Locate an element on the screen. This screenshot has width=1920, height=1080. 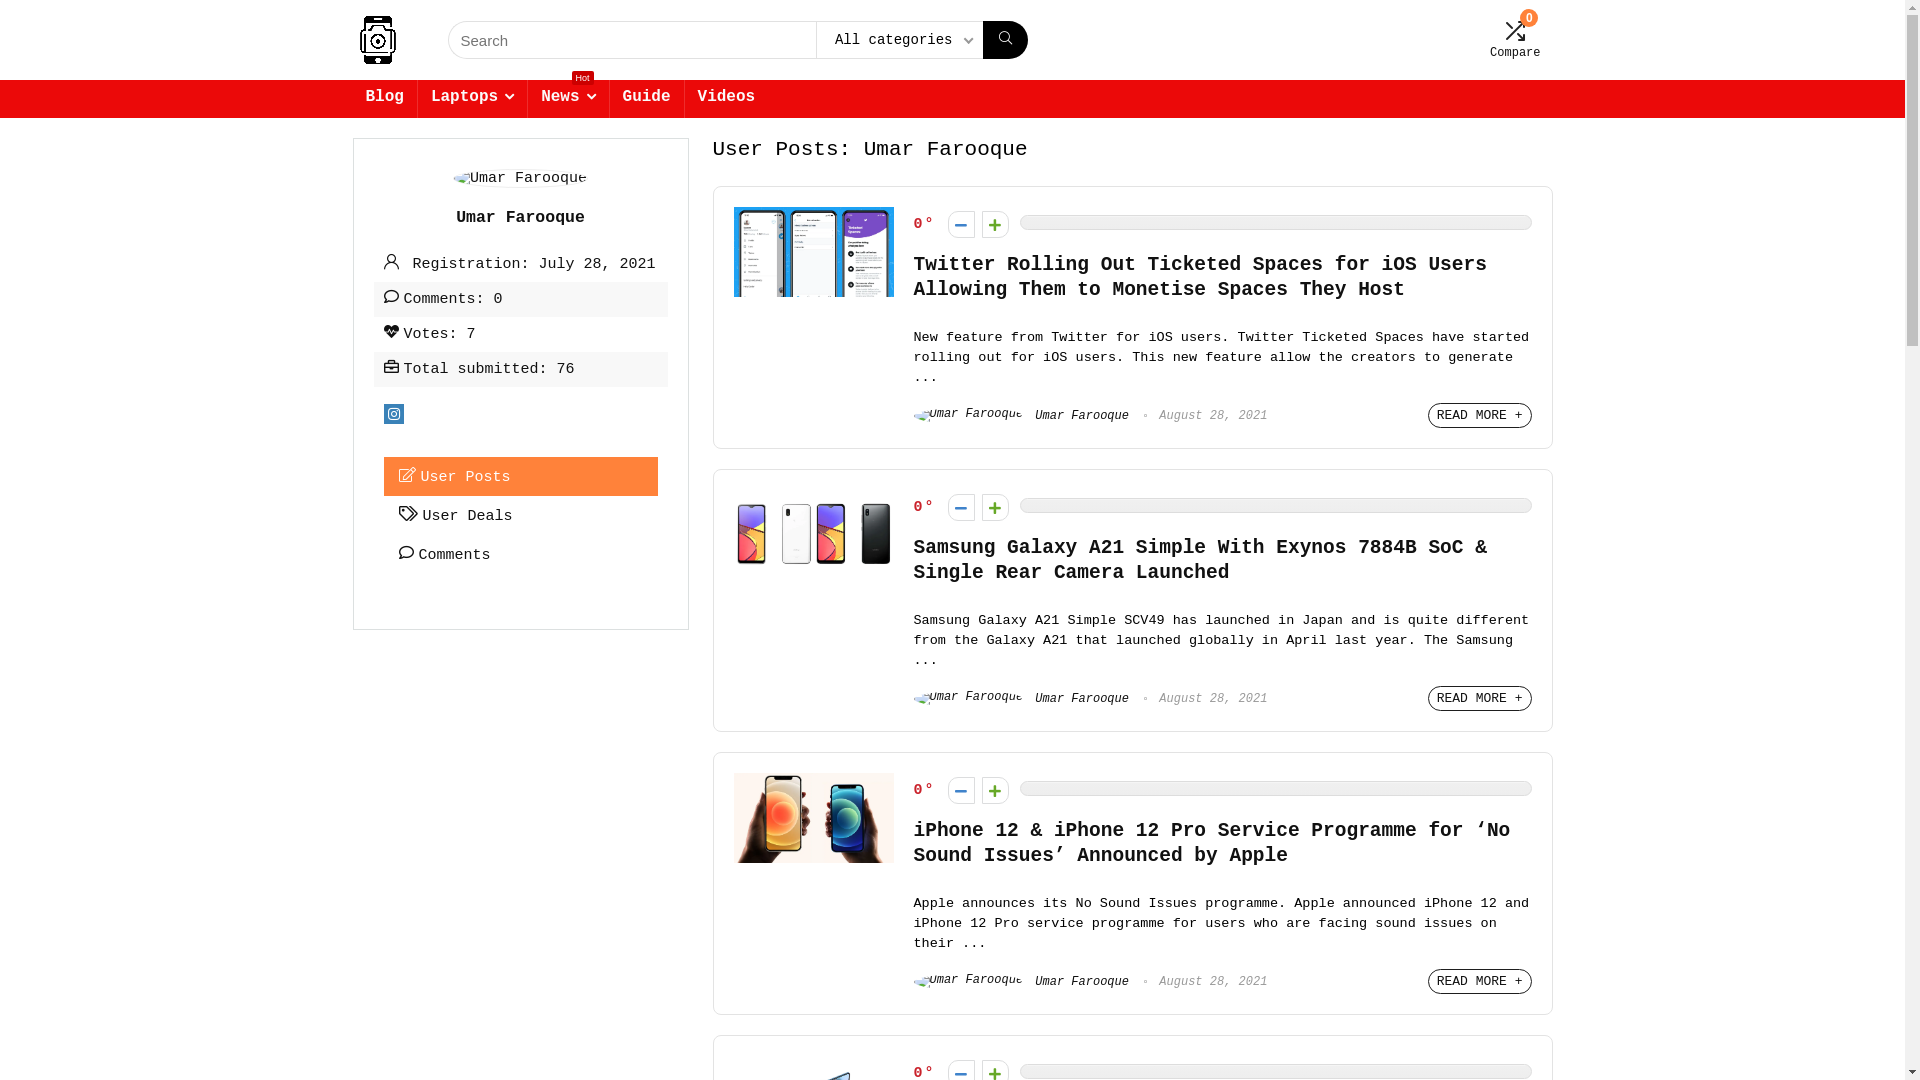
'Vote down' is located at coordinates (961, 506).